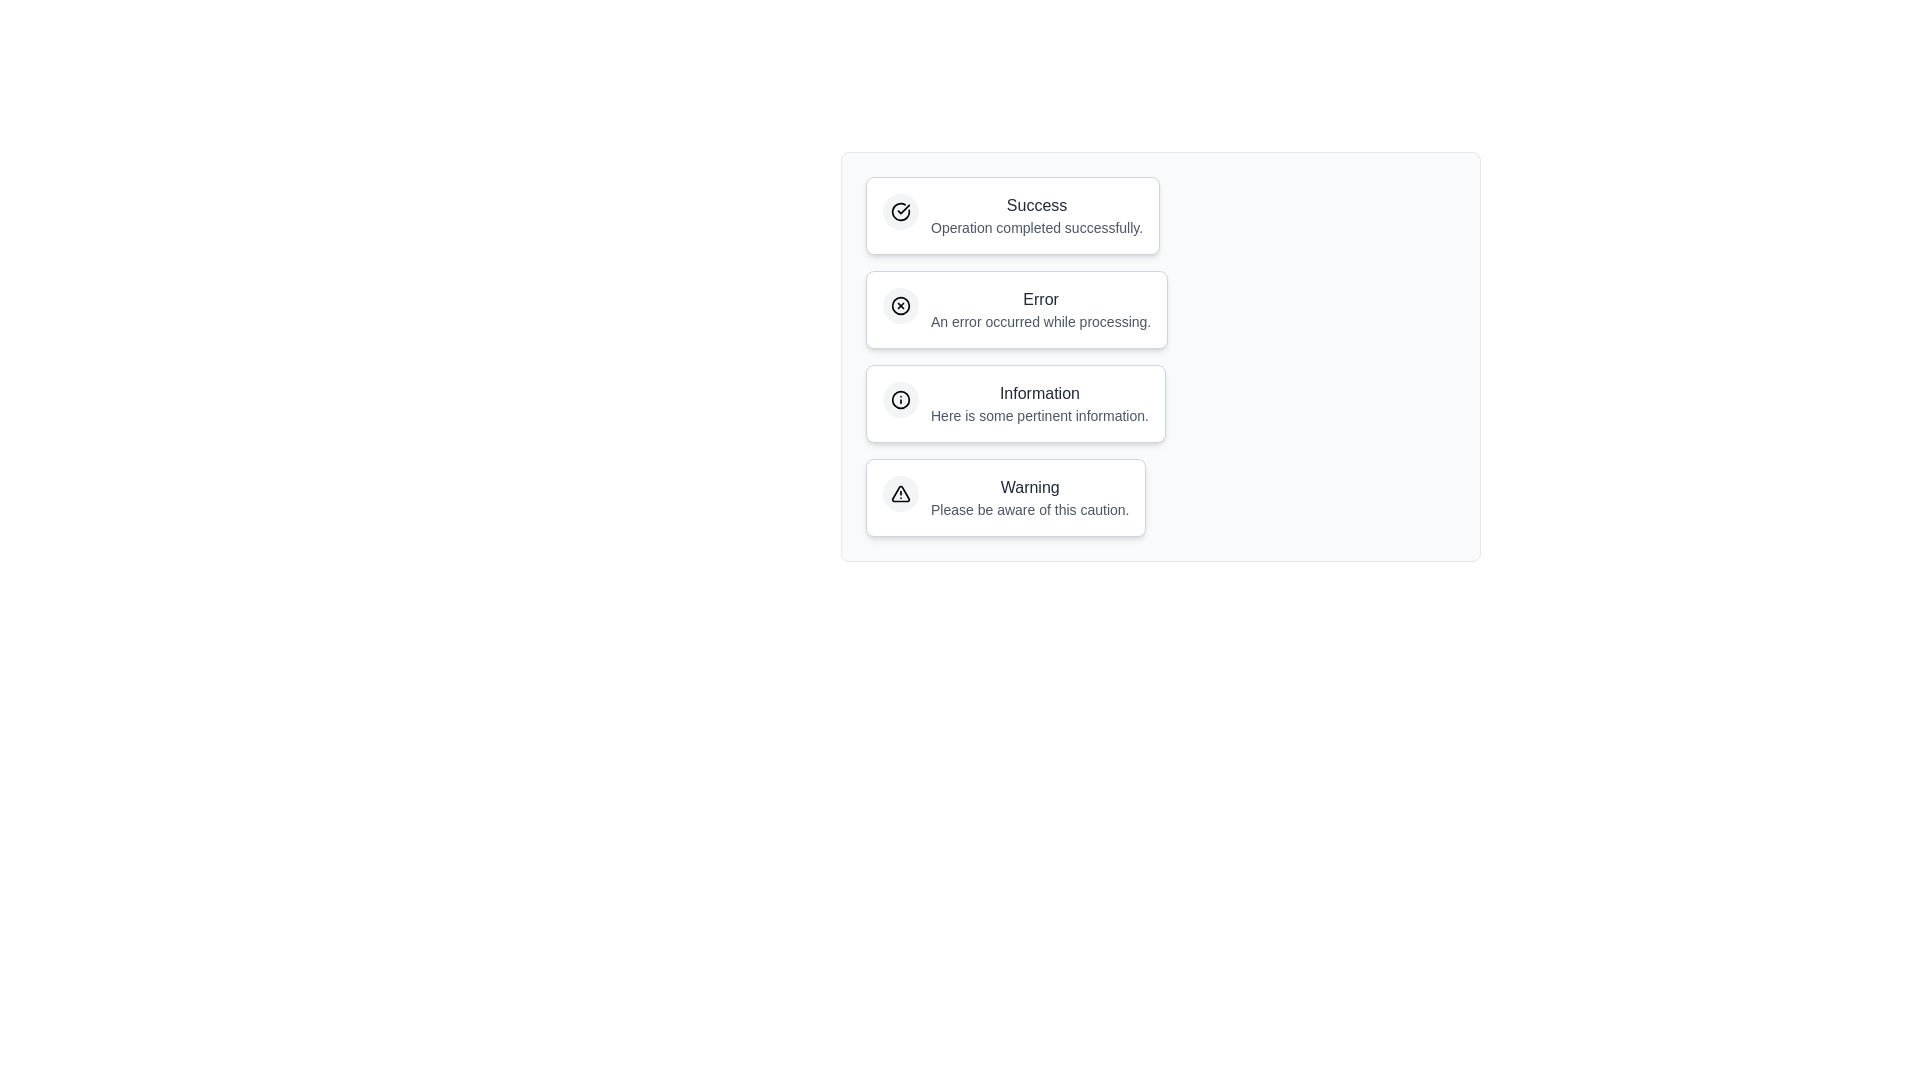 The width and height of the screenshot is (1920, 1080). What do you see at coordinates (1017, 309) in the screenshot?
I see `the notification label and description for Error` at bounding box center [1017, 309].